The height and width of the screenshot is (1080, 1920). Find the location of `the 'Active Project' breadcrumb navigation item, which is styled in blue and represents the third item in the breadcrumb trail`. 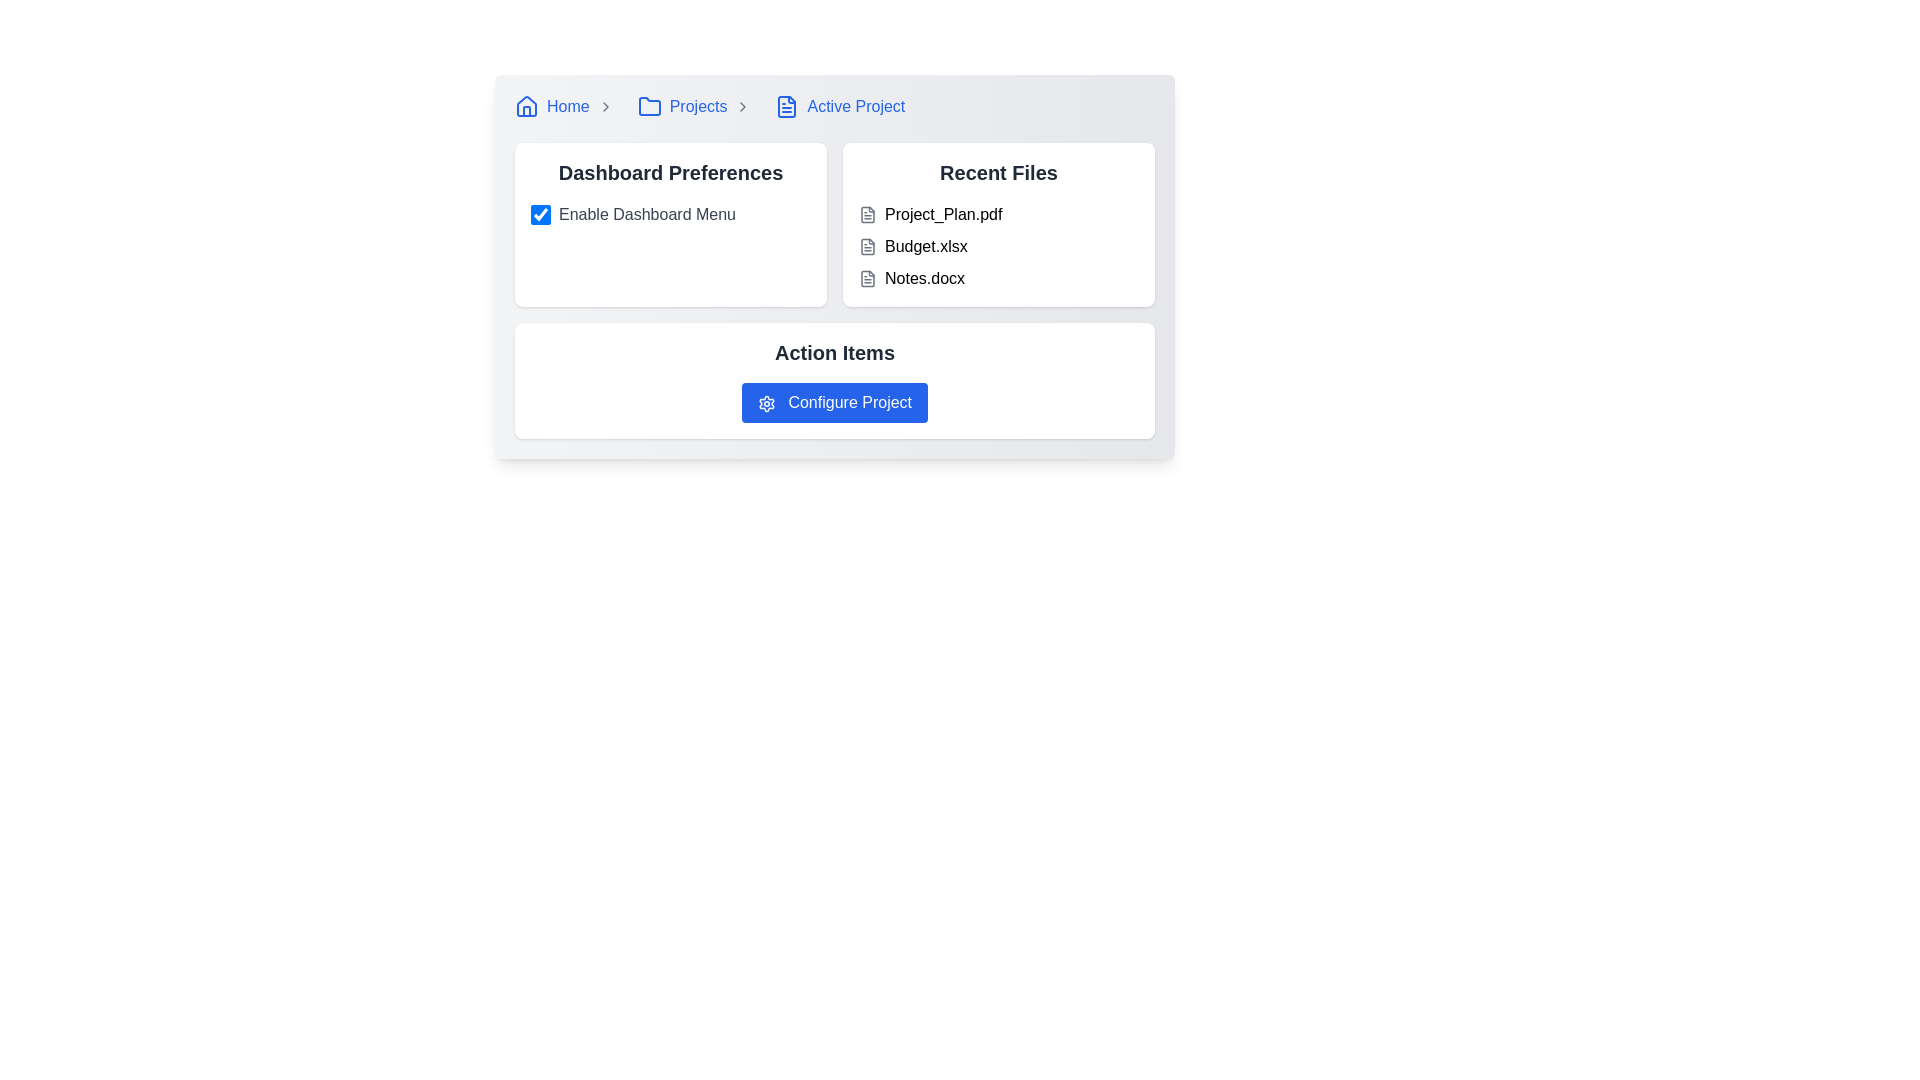

the 'Active Project' breadcrumb navigation item, which is styled in blue and represents the third item in the breadcrumb trail is located at coordinates (840, 107).